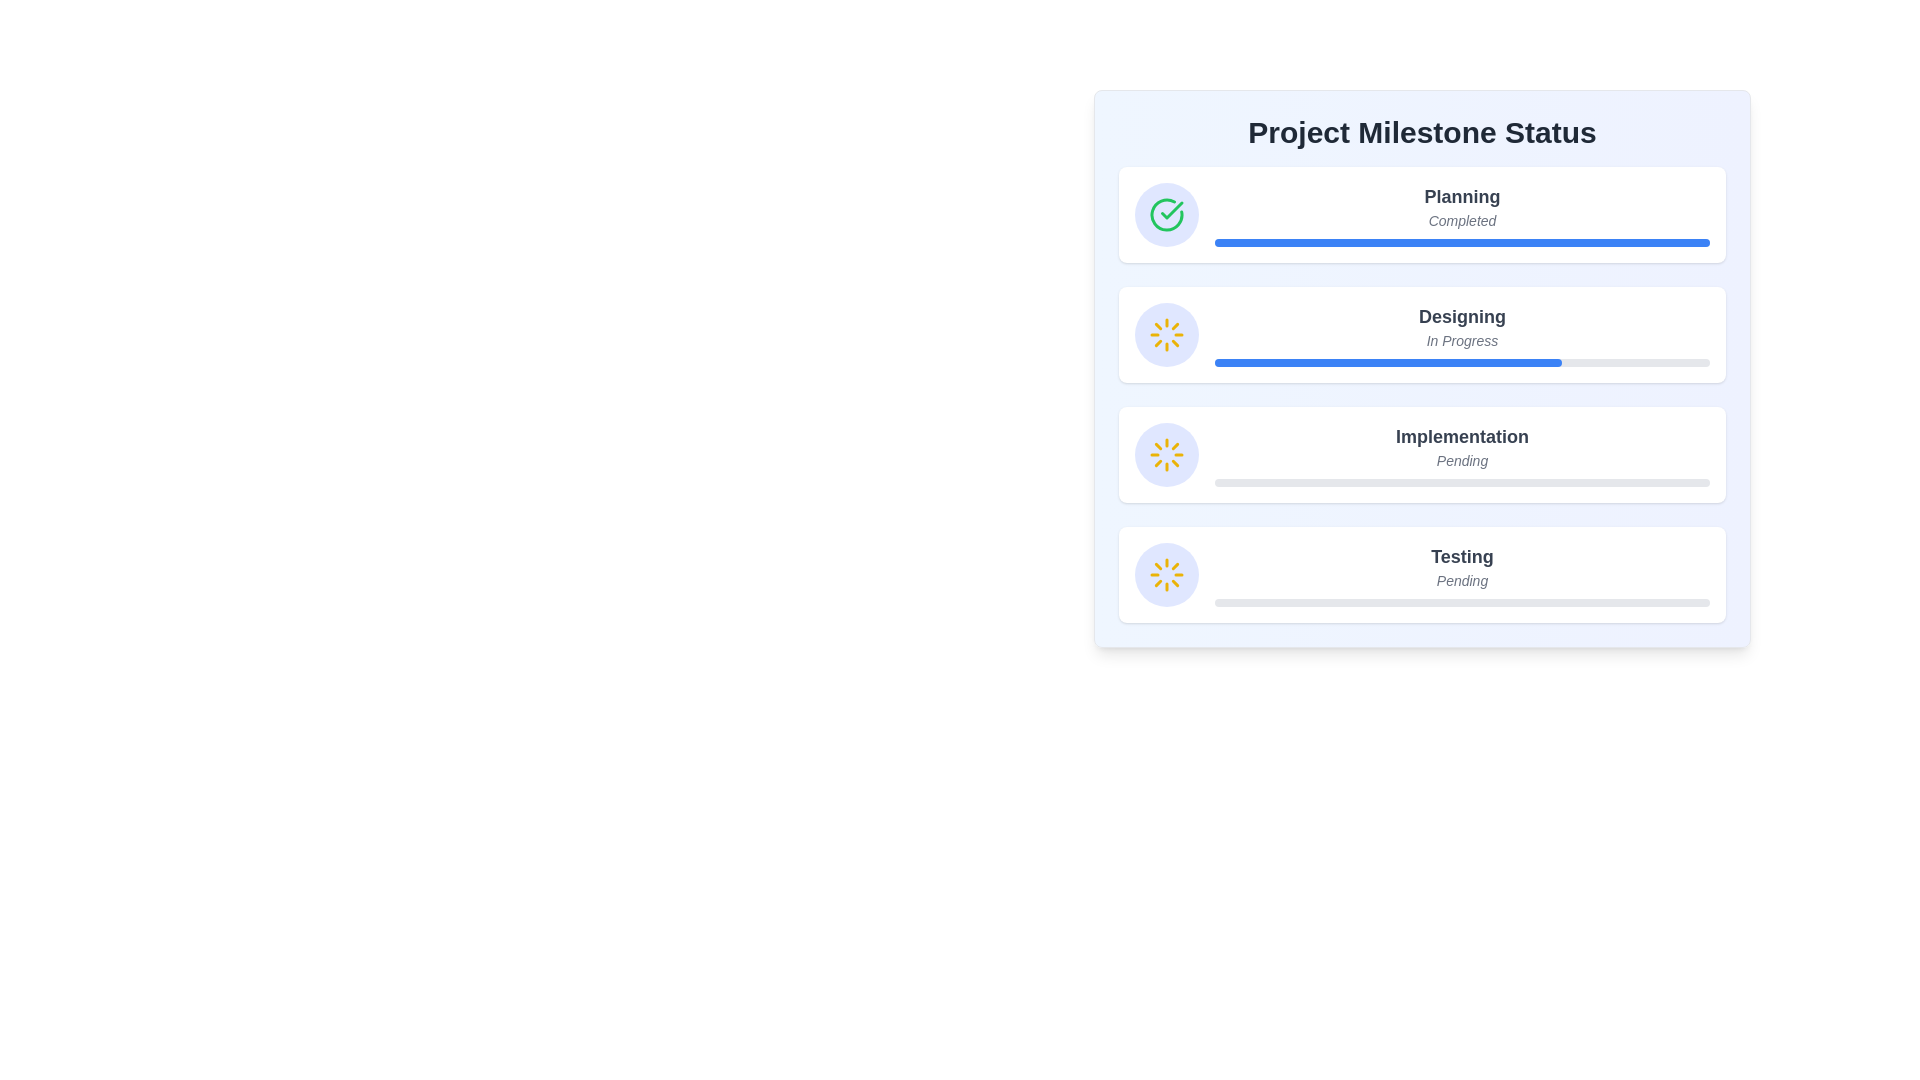 The height and width of the screenshot is (1080, 1920). I want to click on the progress bar indicating 70% completion of the 'Designing' task in the milestone tracker, so click(1387, 362).